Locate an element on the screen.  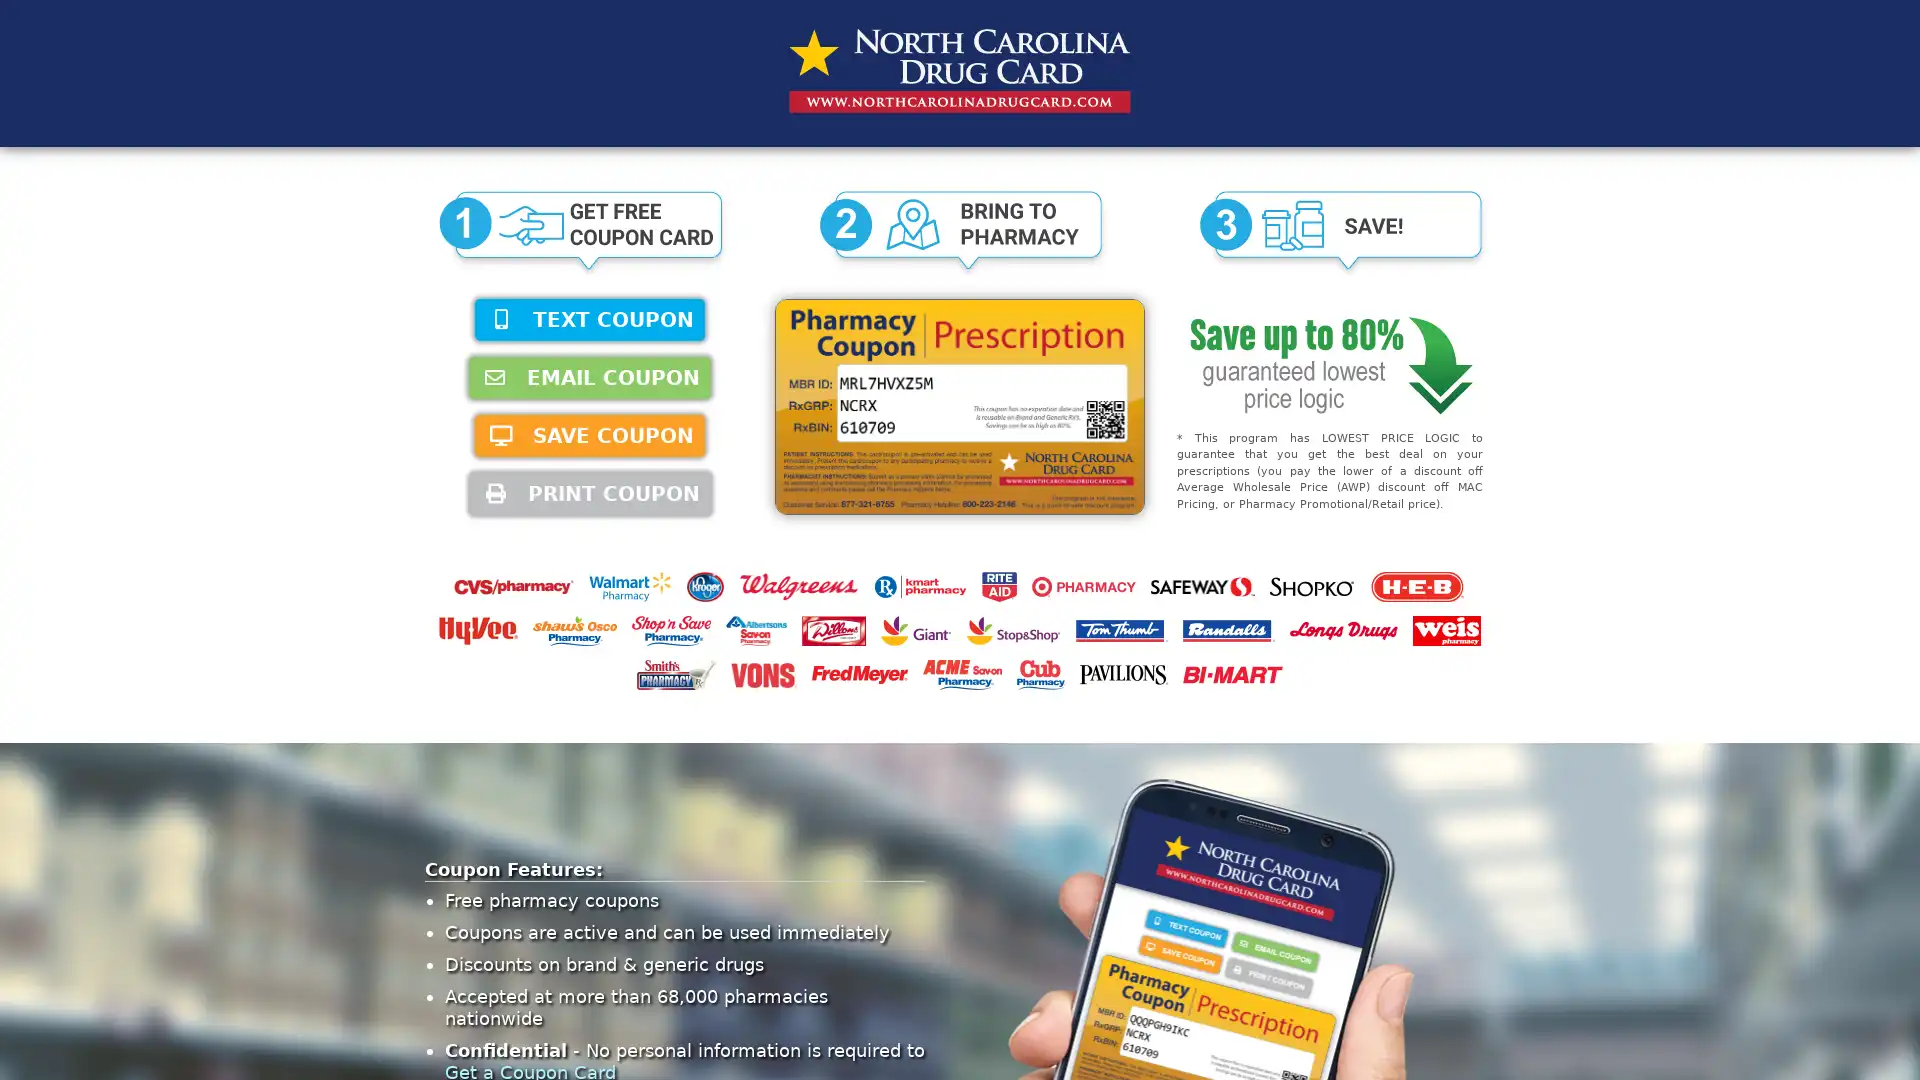
TEXT COUPON is located at coordinates (589, 319).